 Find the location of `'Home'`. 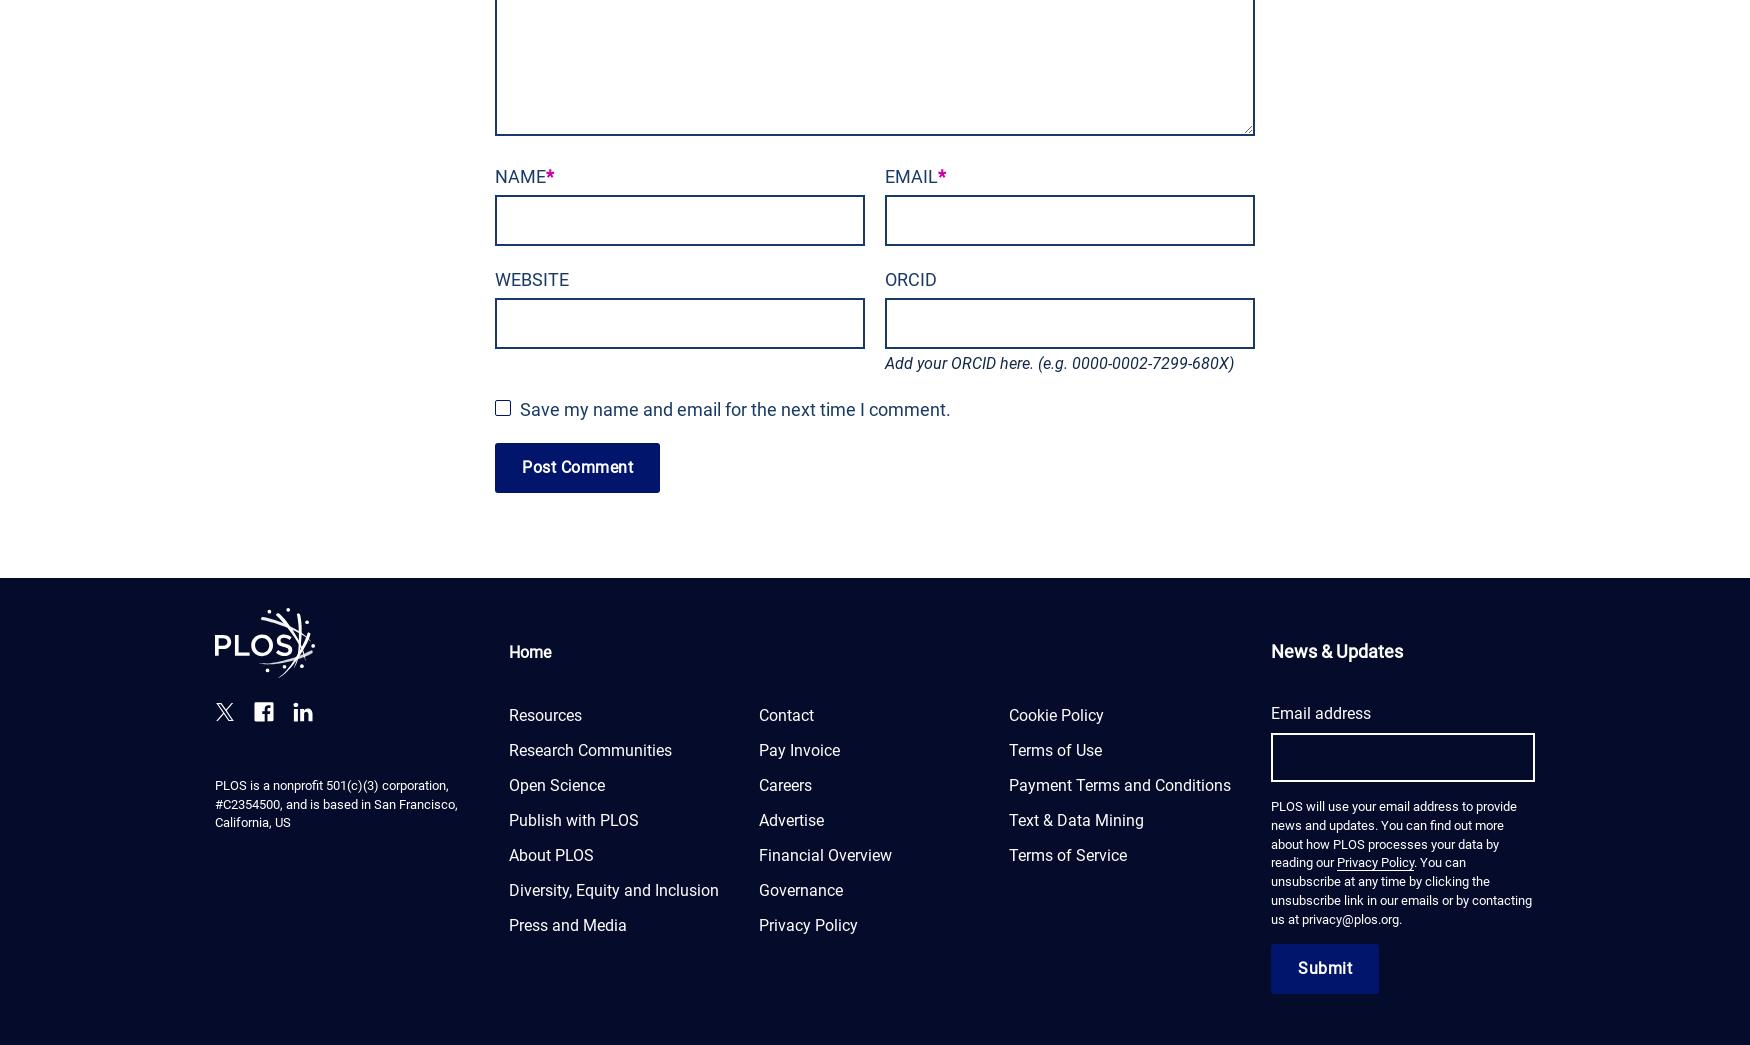

'Home' is located at coordinates (529, 651).